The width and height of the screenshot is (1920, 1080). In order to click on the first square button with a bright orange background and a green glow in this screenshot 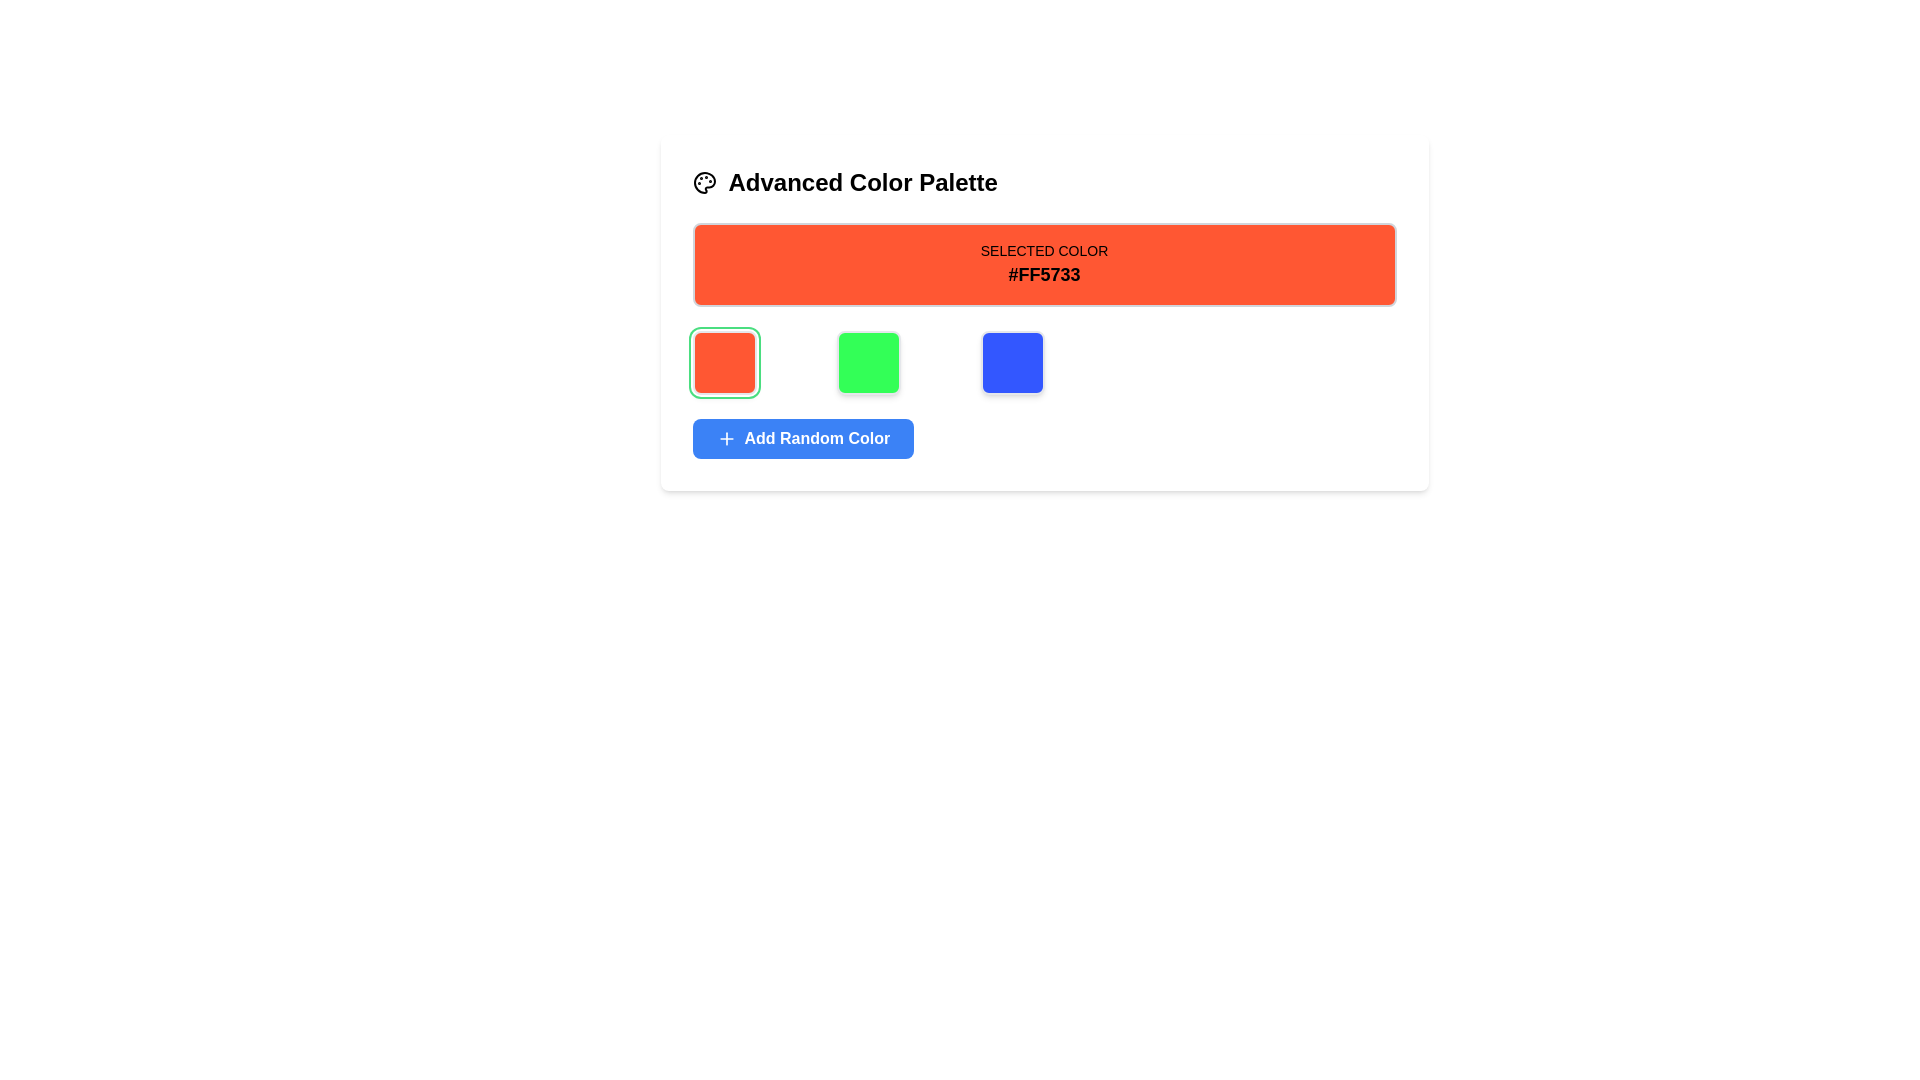, I will do `click(723, 362)`.